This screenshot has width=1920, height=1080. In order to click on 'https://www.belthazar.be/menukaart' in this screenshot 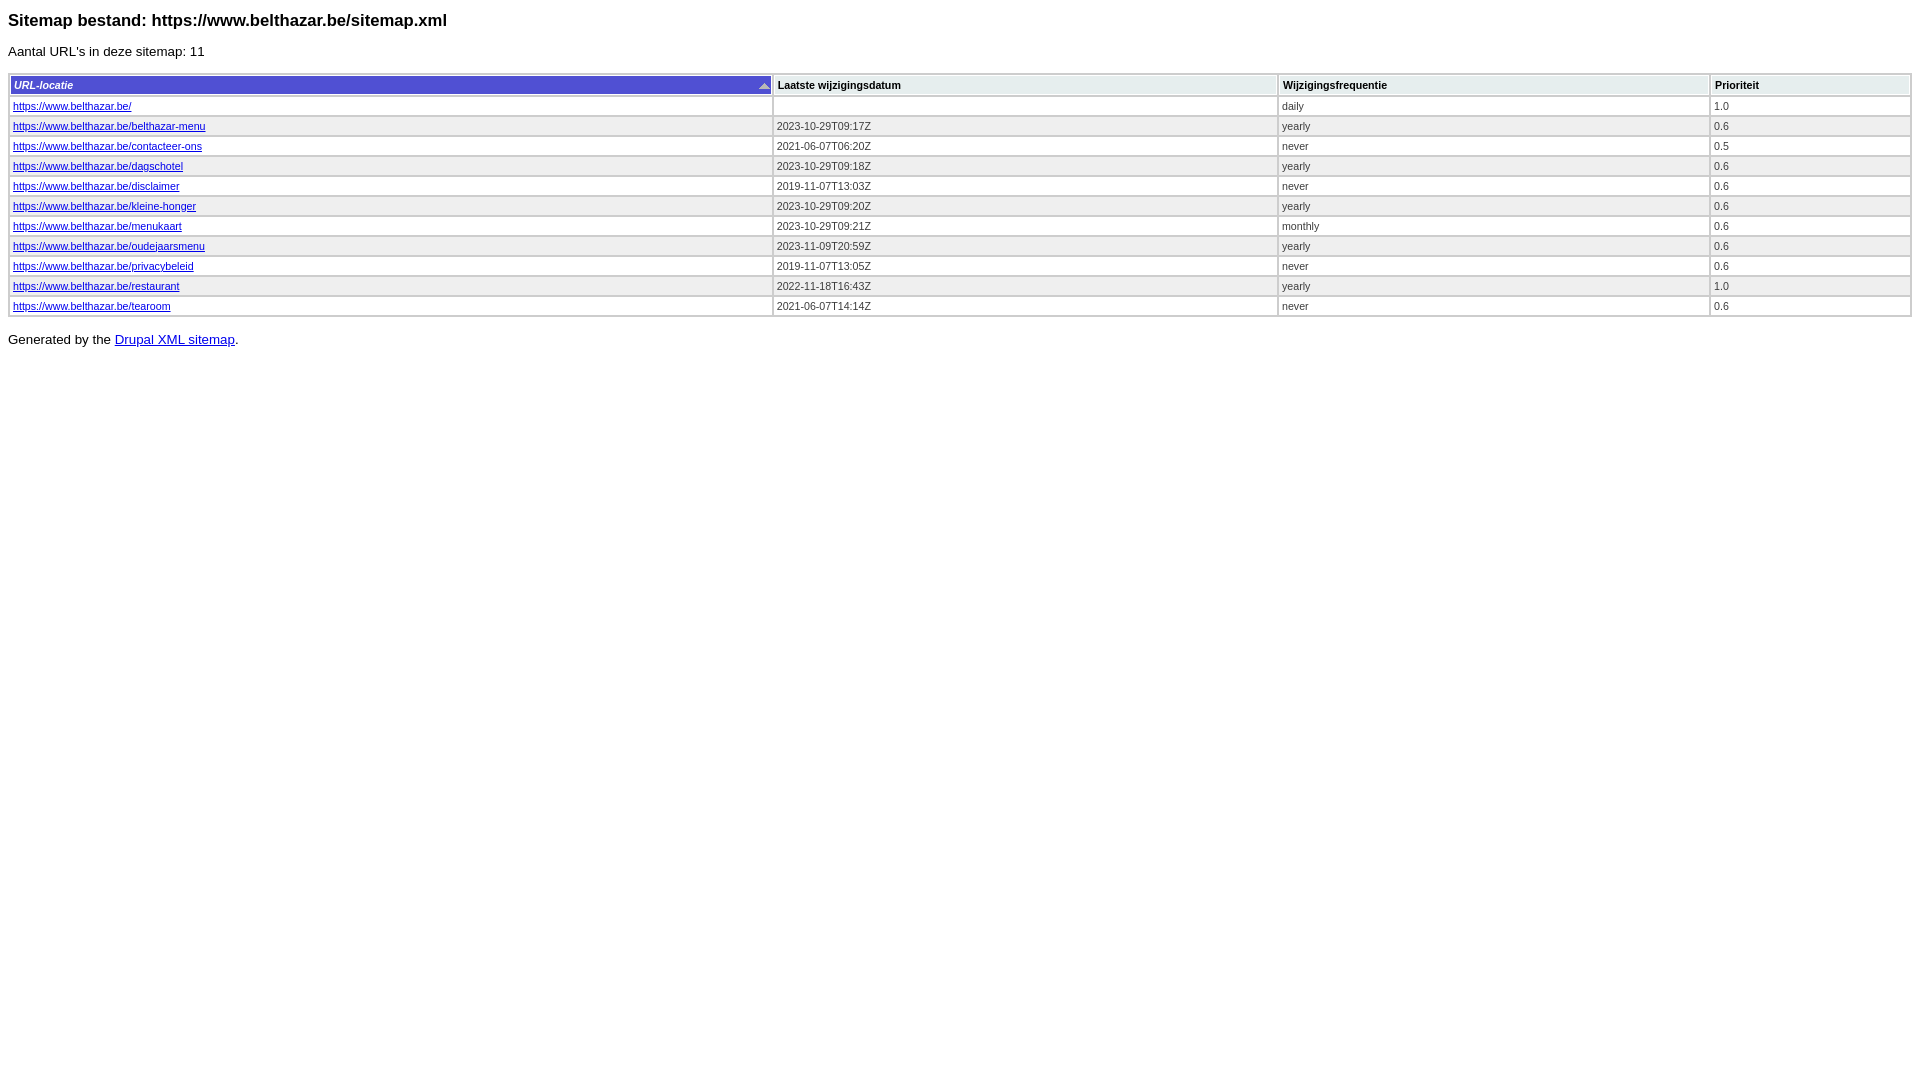, I will do `click(96, 225)`.